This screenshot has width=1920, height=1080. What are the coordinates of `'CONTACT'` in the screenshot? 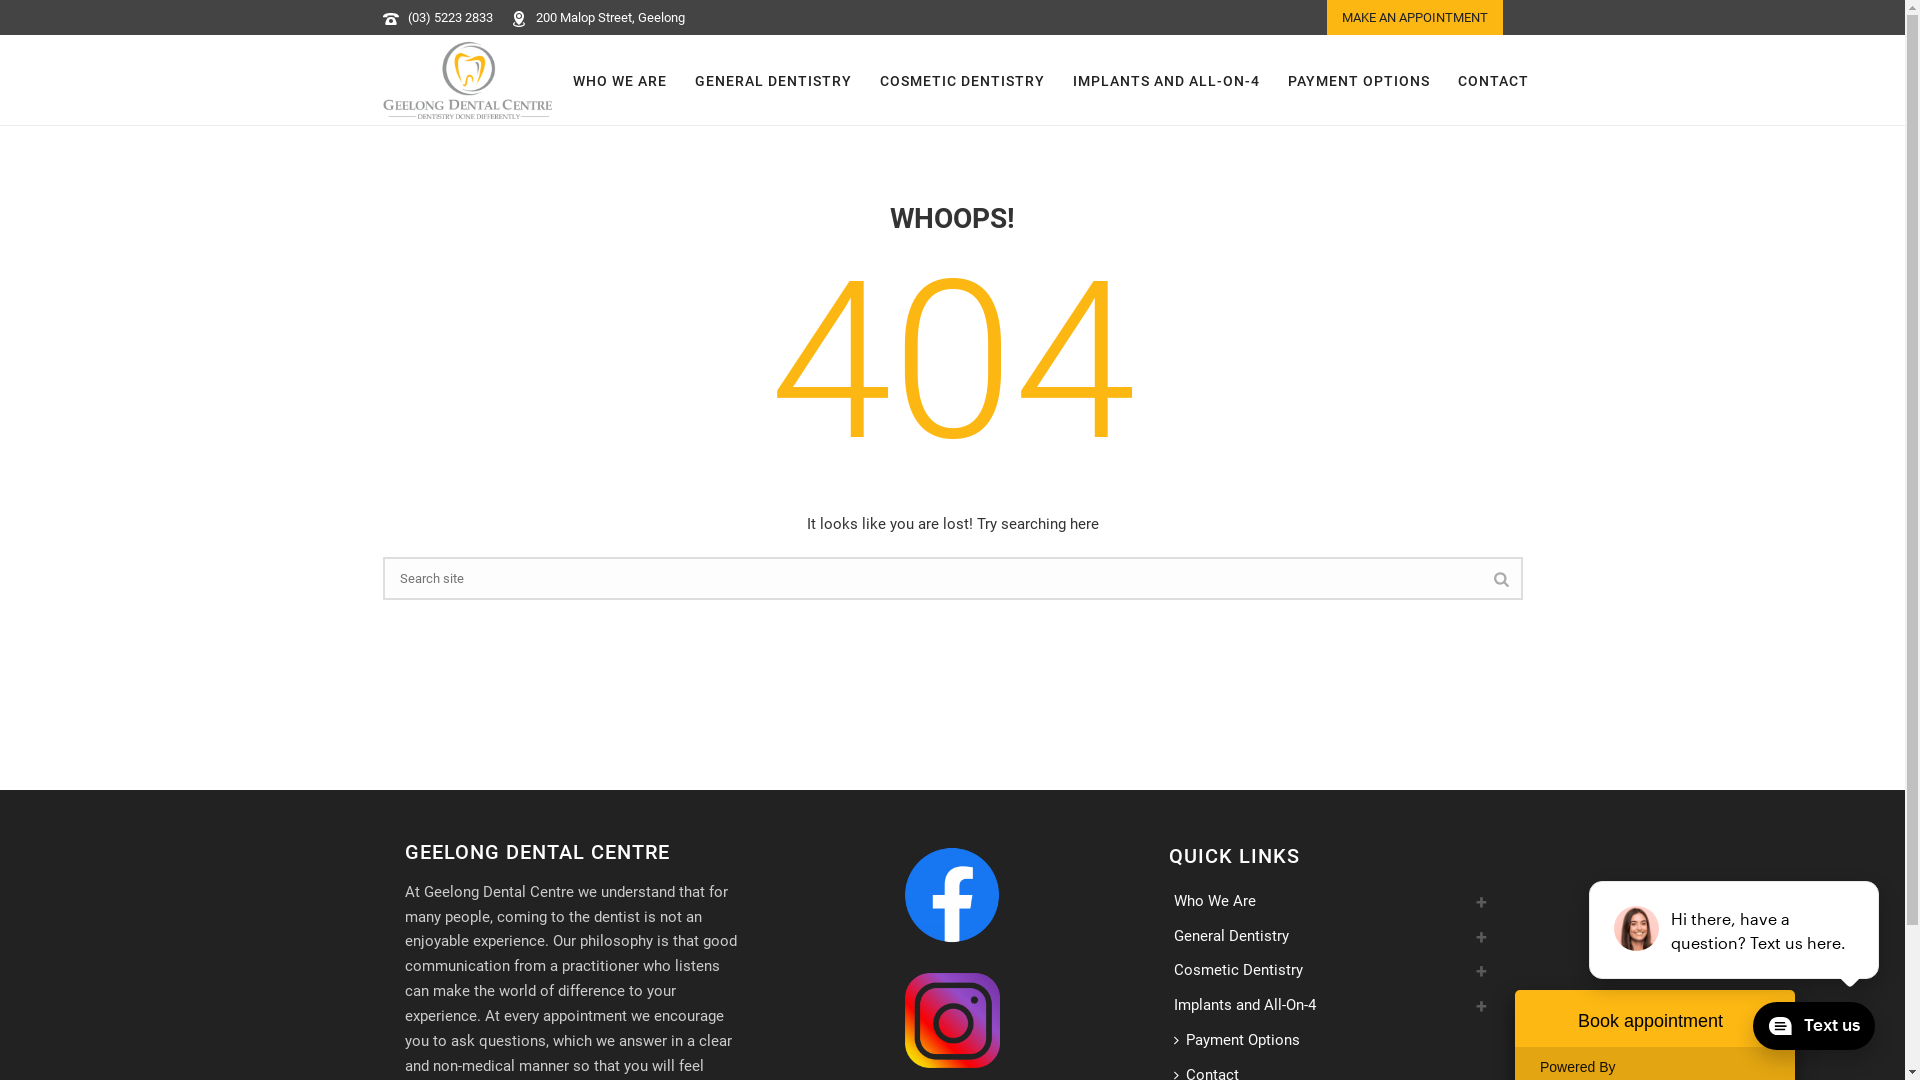 It's located at (1493, 80).